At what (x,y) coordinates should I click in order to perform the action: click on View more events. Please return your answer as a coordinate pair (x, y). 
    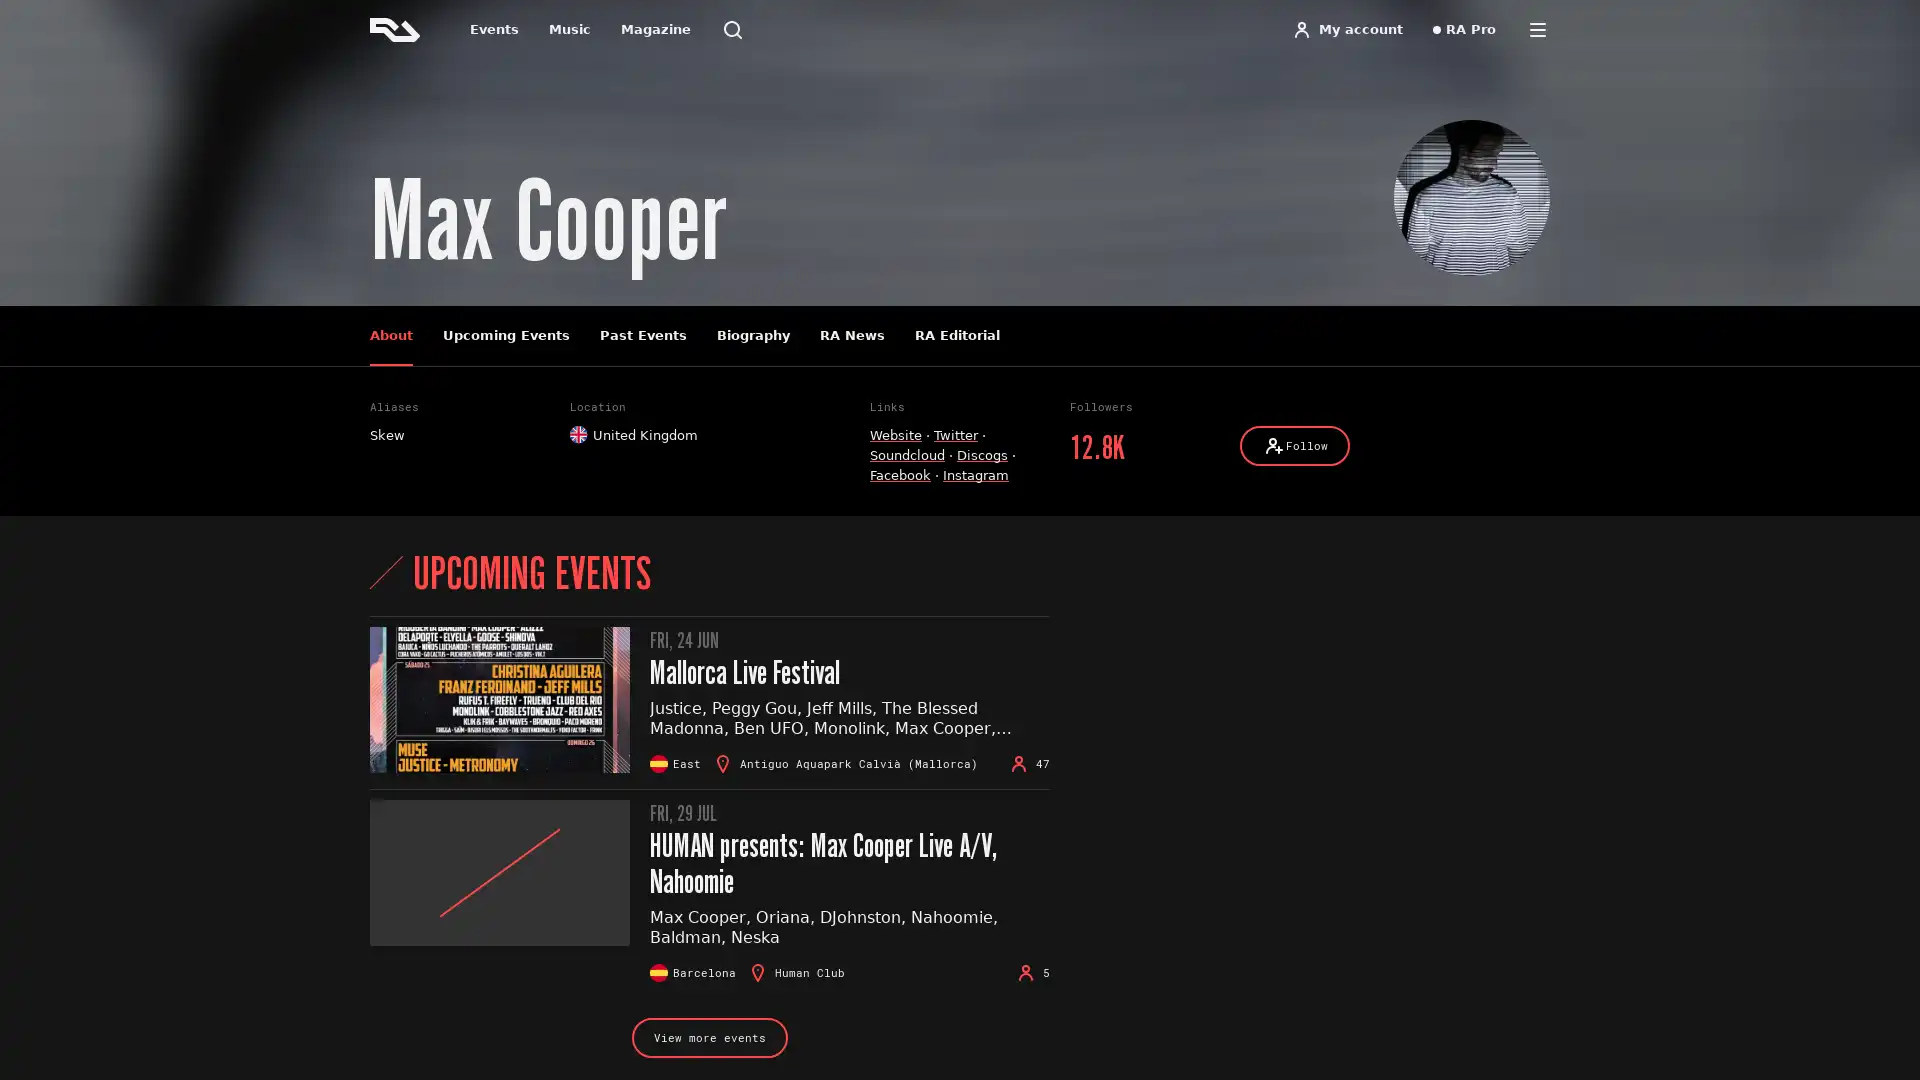
    Looking at the image, I should click on (710, 1036).